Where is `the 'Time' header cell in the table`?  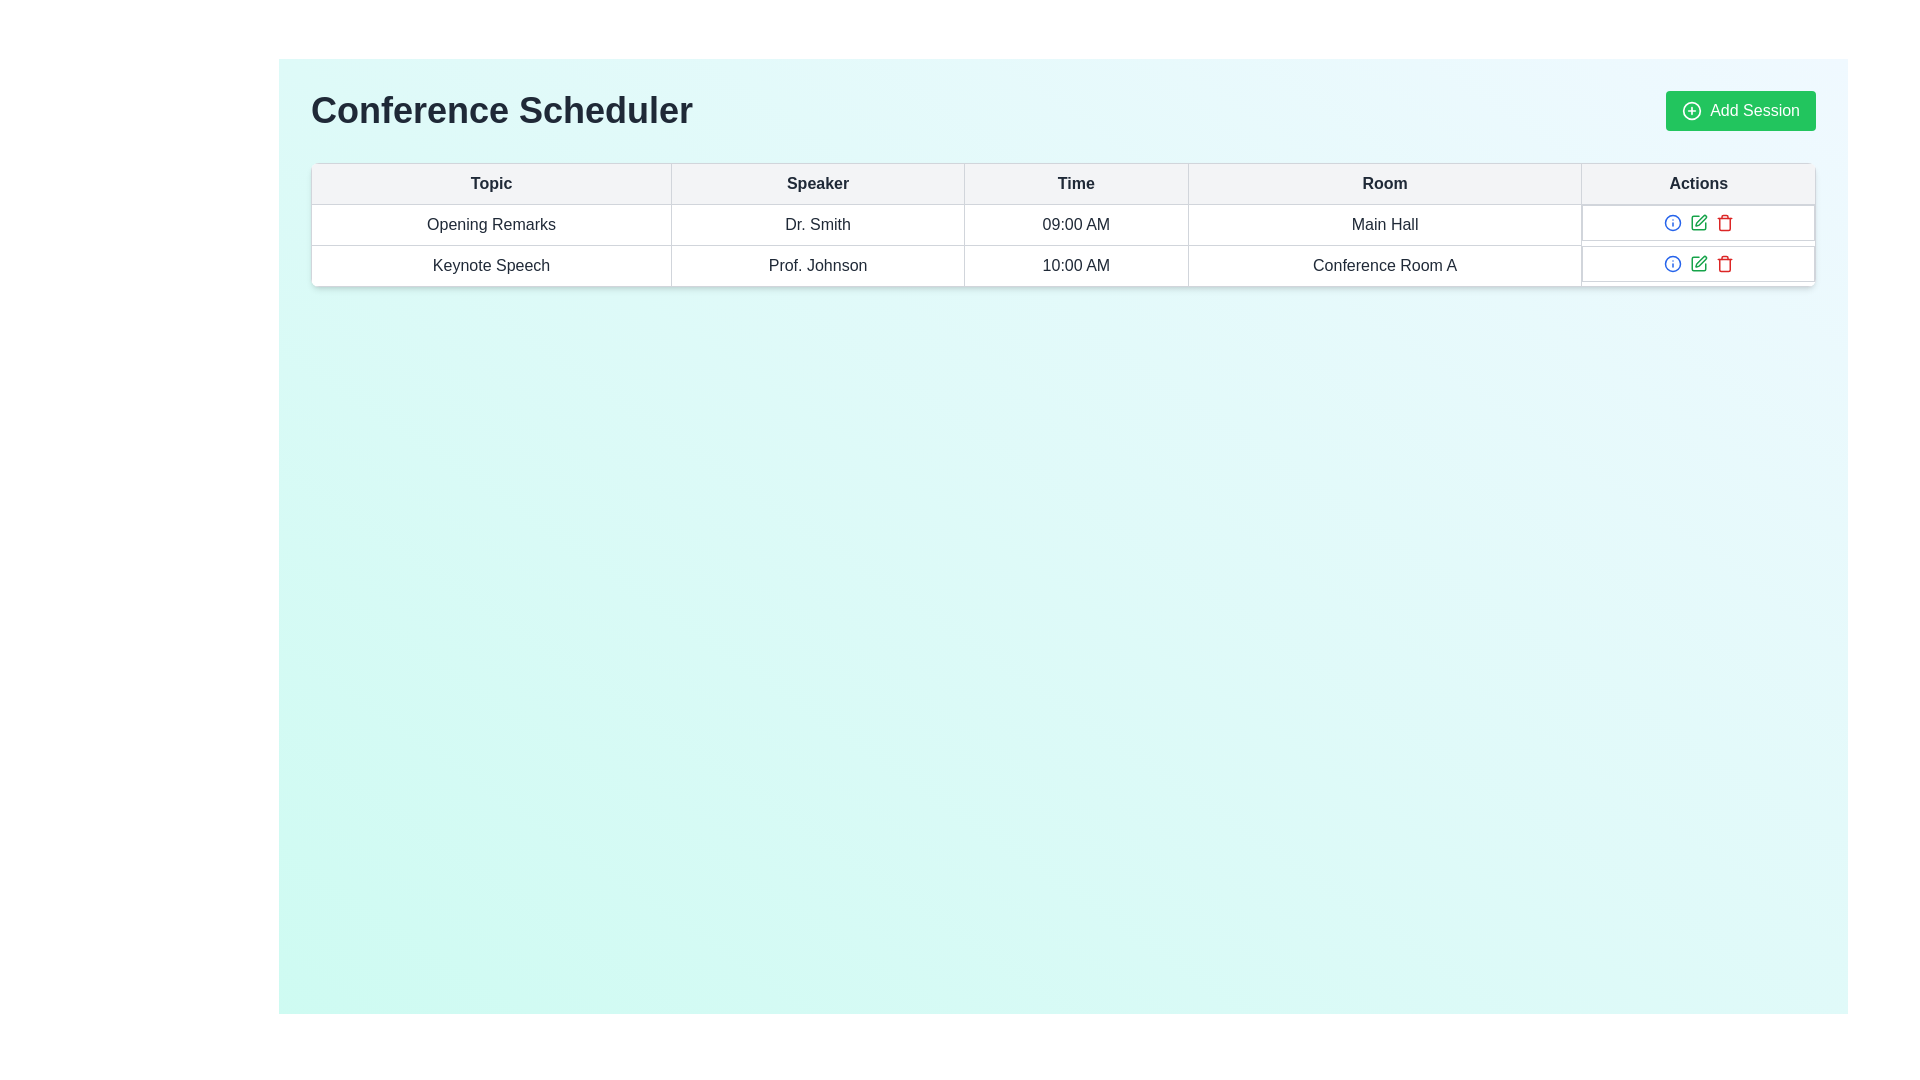 the 'Time' header cell in the table is located at coordinates (1075, 184).